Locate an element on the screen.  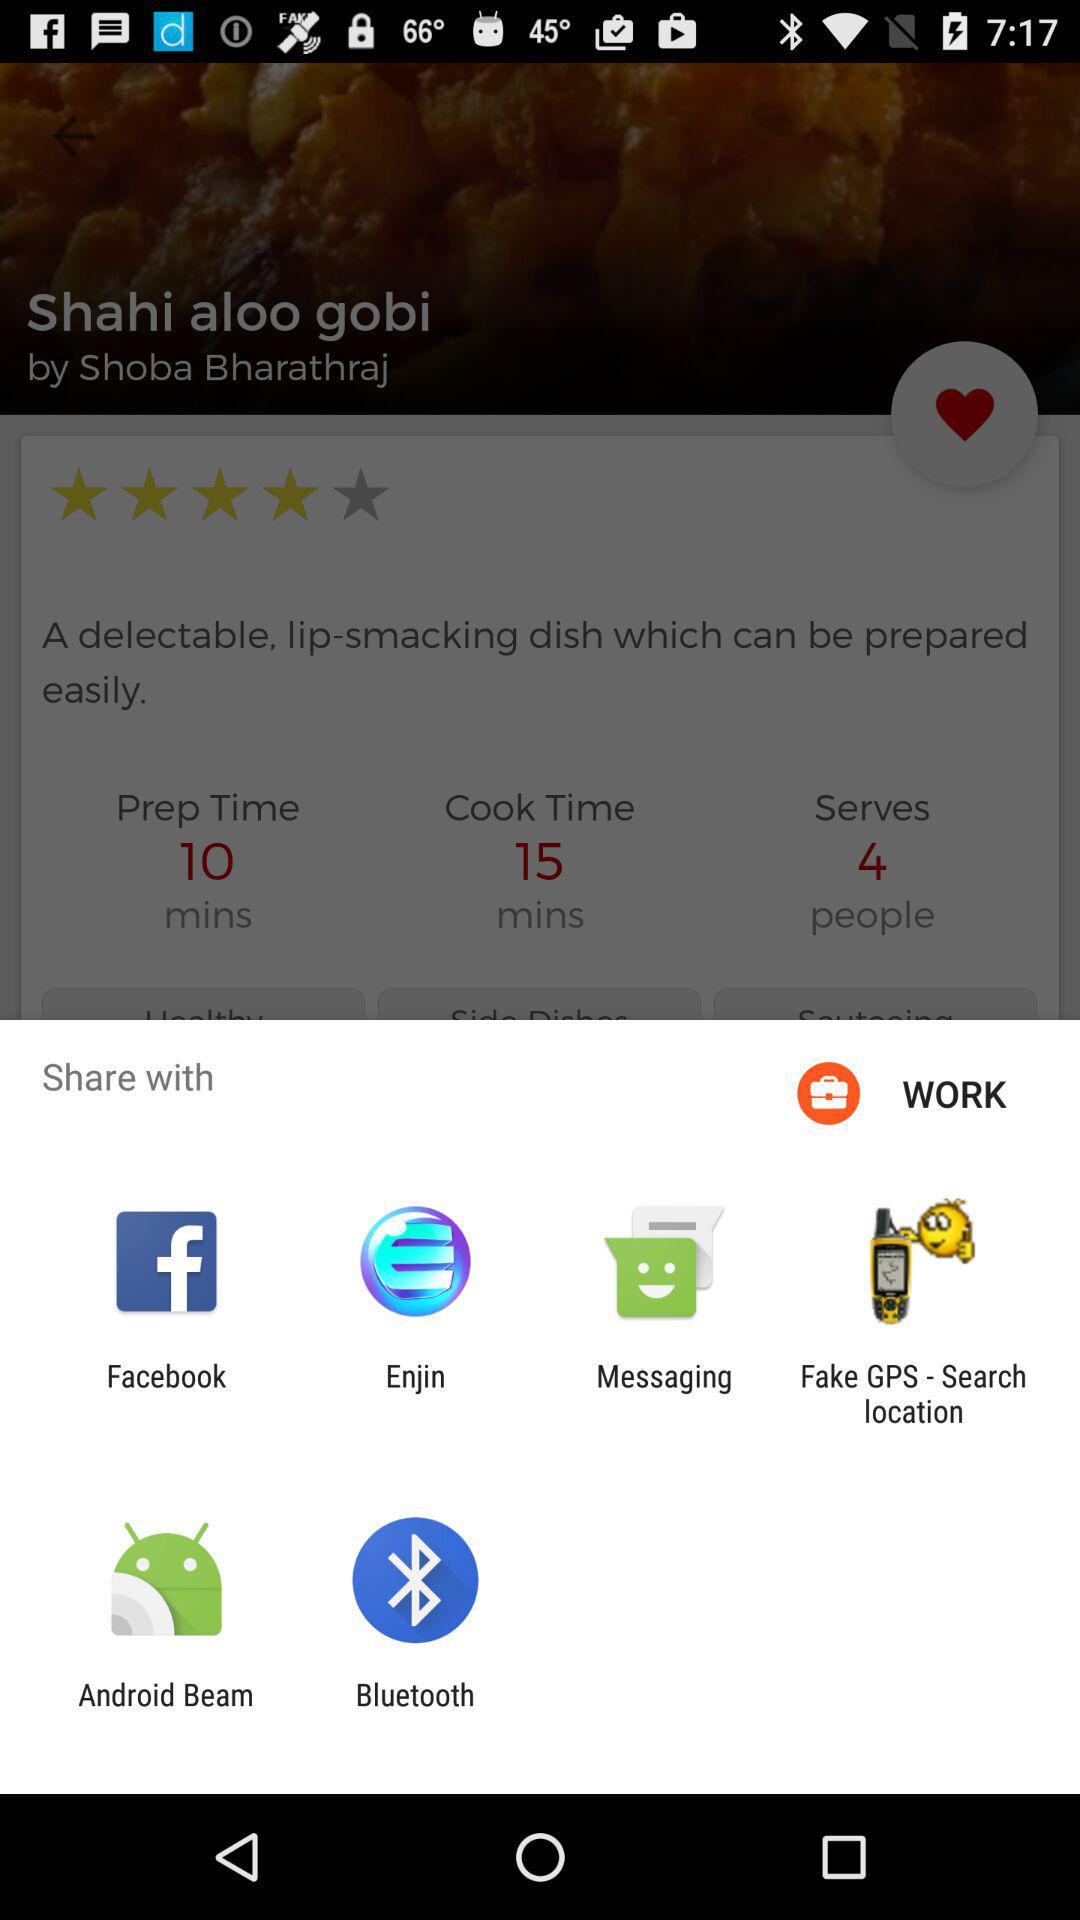
facebook icon is located at coordinates (165, 1392).